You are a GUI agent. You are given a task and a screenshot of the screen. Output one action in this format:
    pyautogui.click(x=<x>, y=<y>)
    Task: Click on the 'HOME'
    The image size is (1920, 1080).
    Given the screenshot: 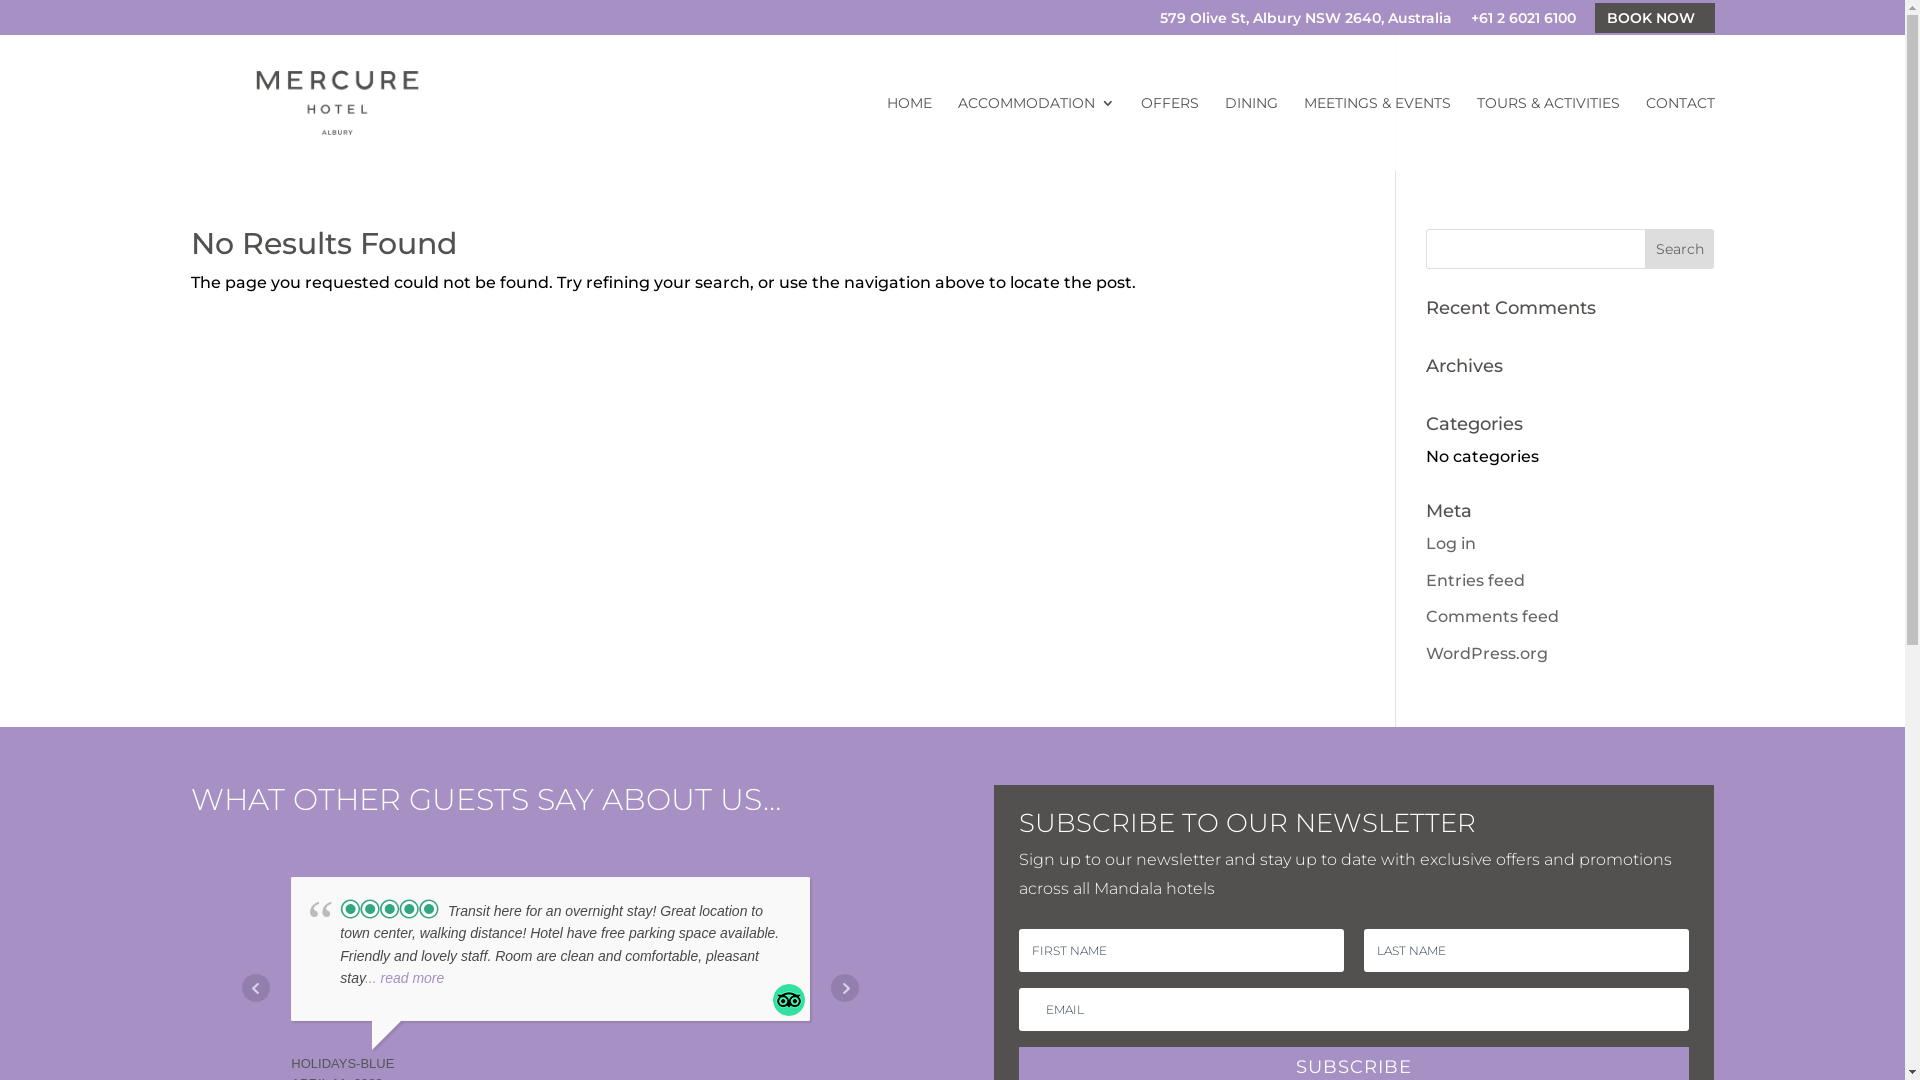 What is the action you would take?
    pyautogui.click(x=907, y=133)
    